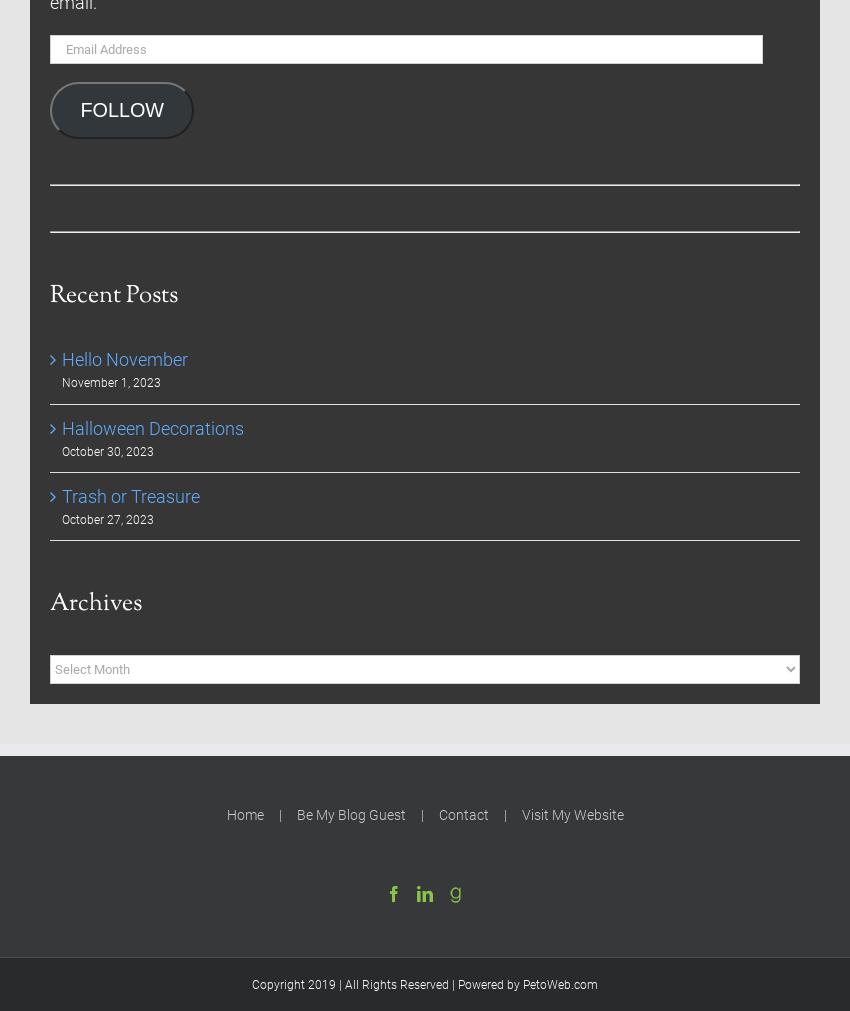 This screenshot has width=850, height=1011. Describe the element at coordinates (294, 812) in the screenshot. I see `'Be My Blog Guest'` at that location.